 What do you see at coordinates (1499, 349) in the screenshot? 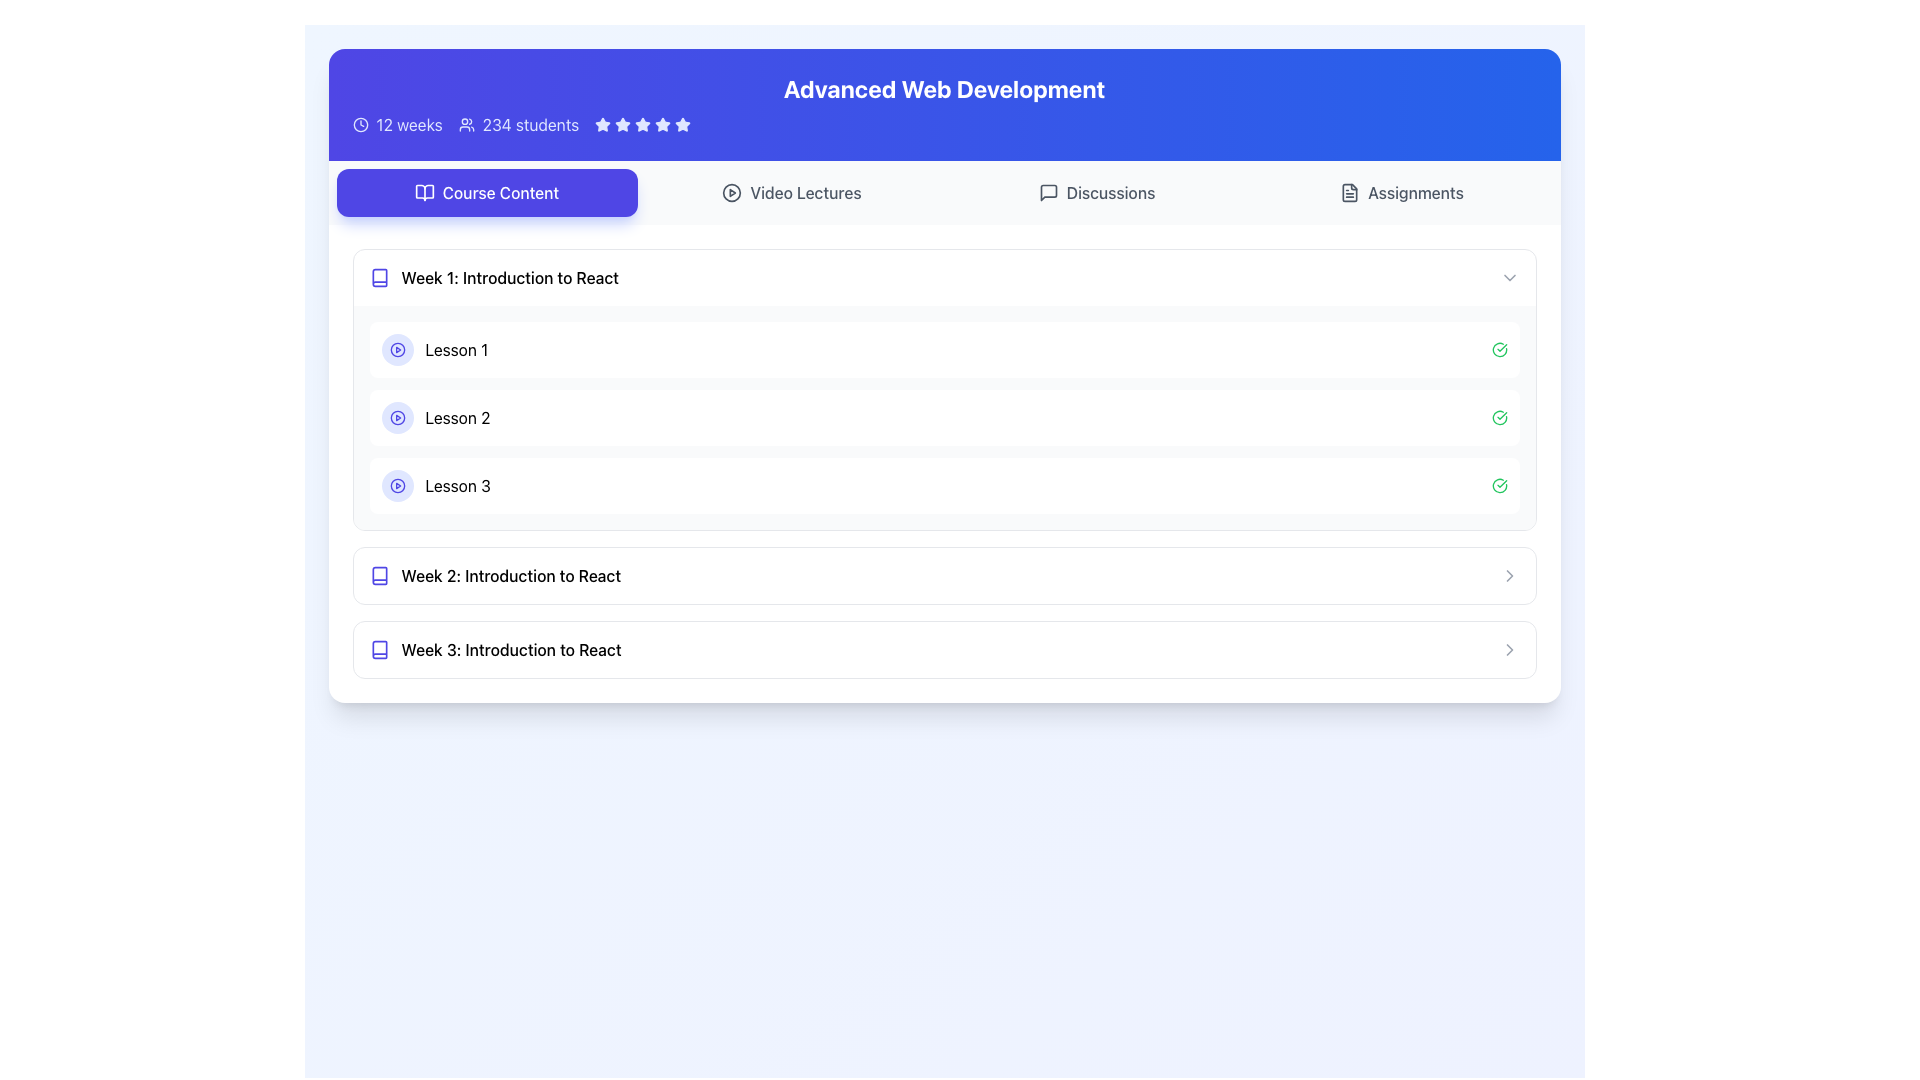
I see `the status indicator icon with a green checkmark inside, located on the right side of the 'Lesson 1' row in the 'Week 1: Introduction to React' section for information` at bounding box center [1499, 349].